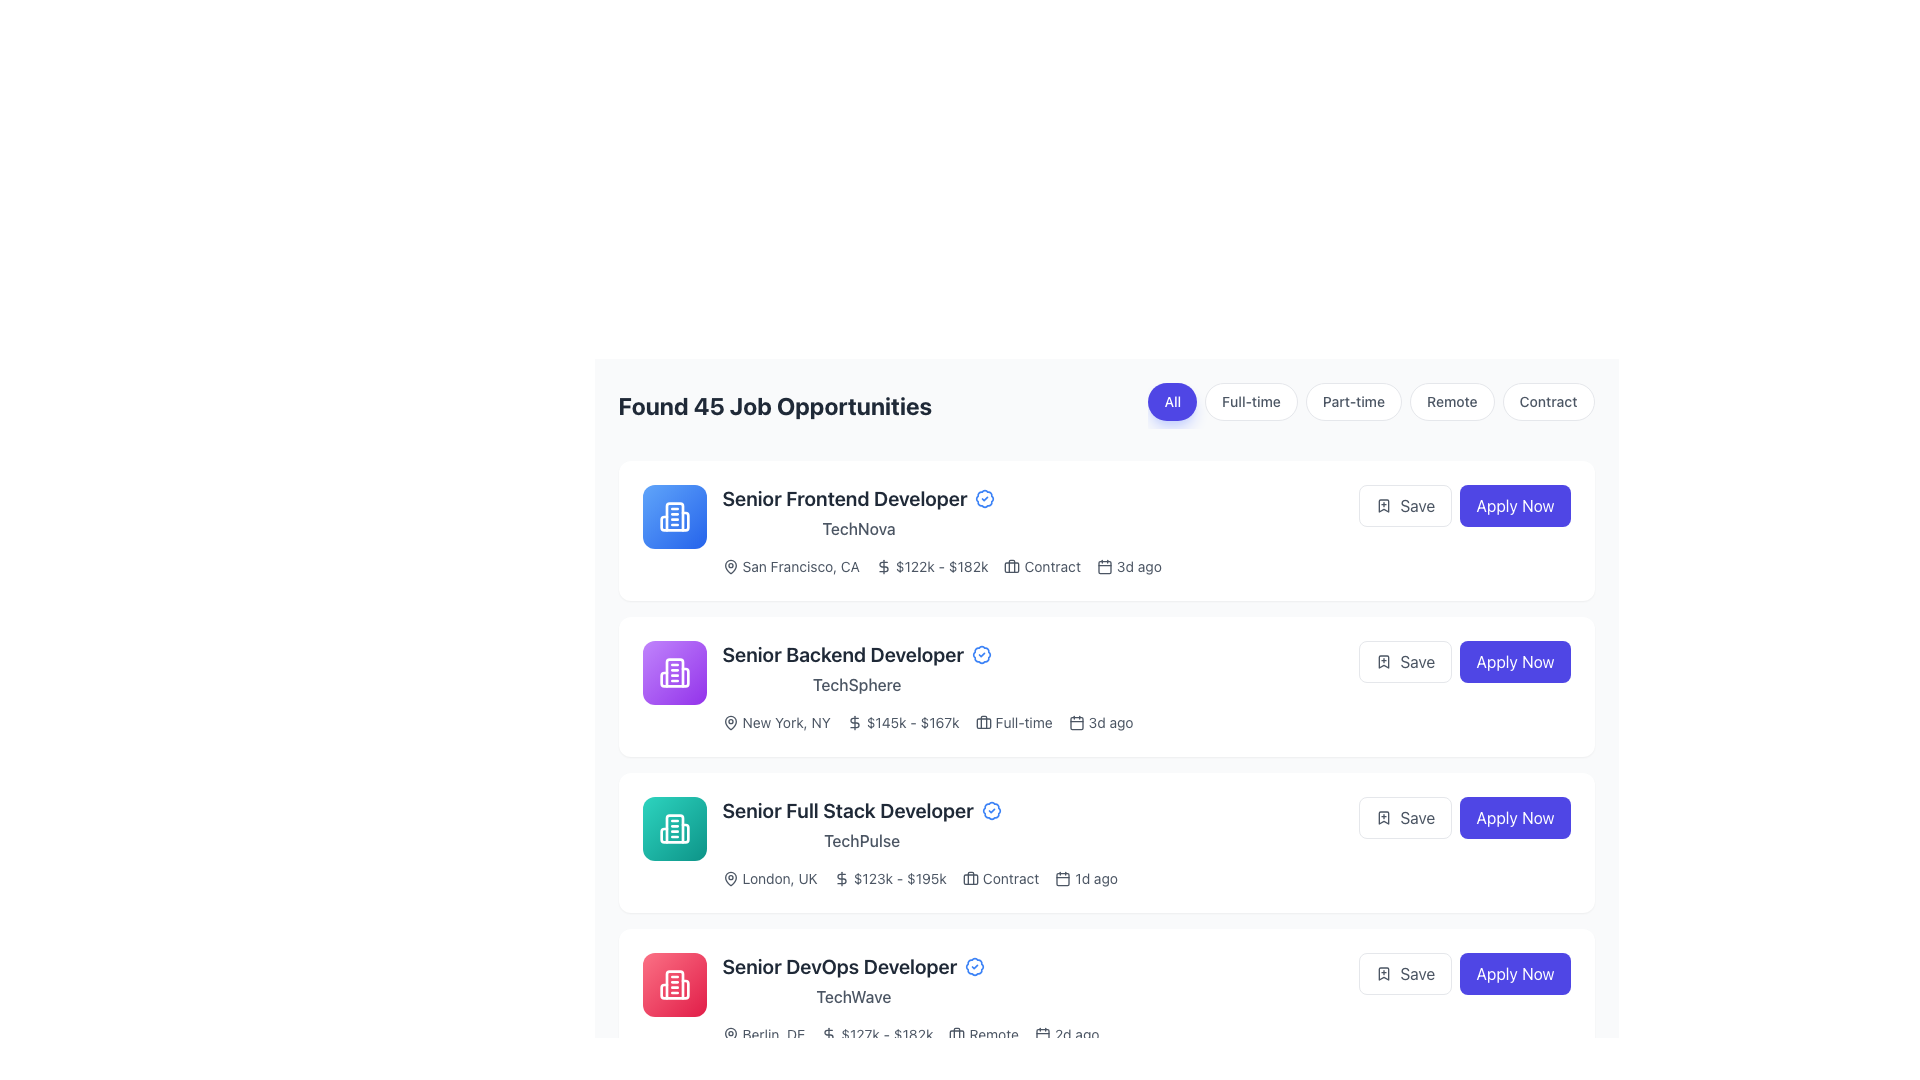 This screenshot has width=1920, height=1080. What do you see at coordinates (1404, 662) in the screenshot?
I see `the 'Save' button, which is the first button in a pair located to the left of the 'Apply Now' button` at bounding box center [1404, 662].